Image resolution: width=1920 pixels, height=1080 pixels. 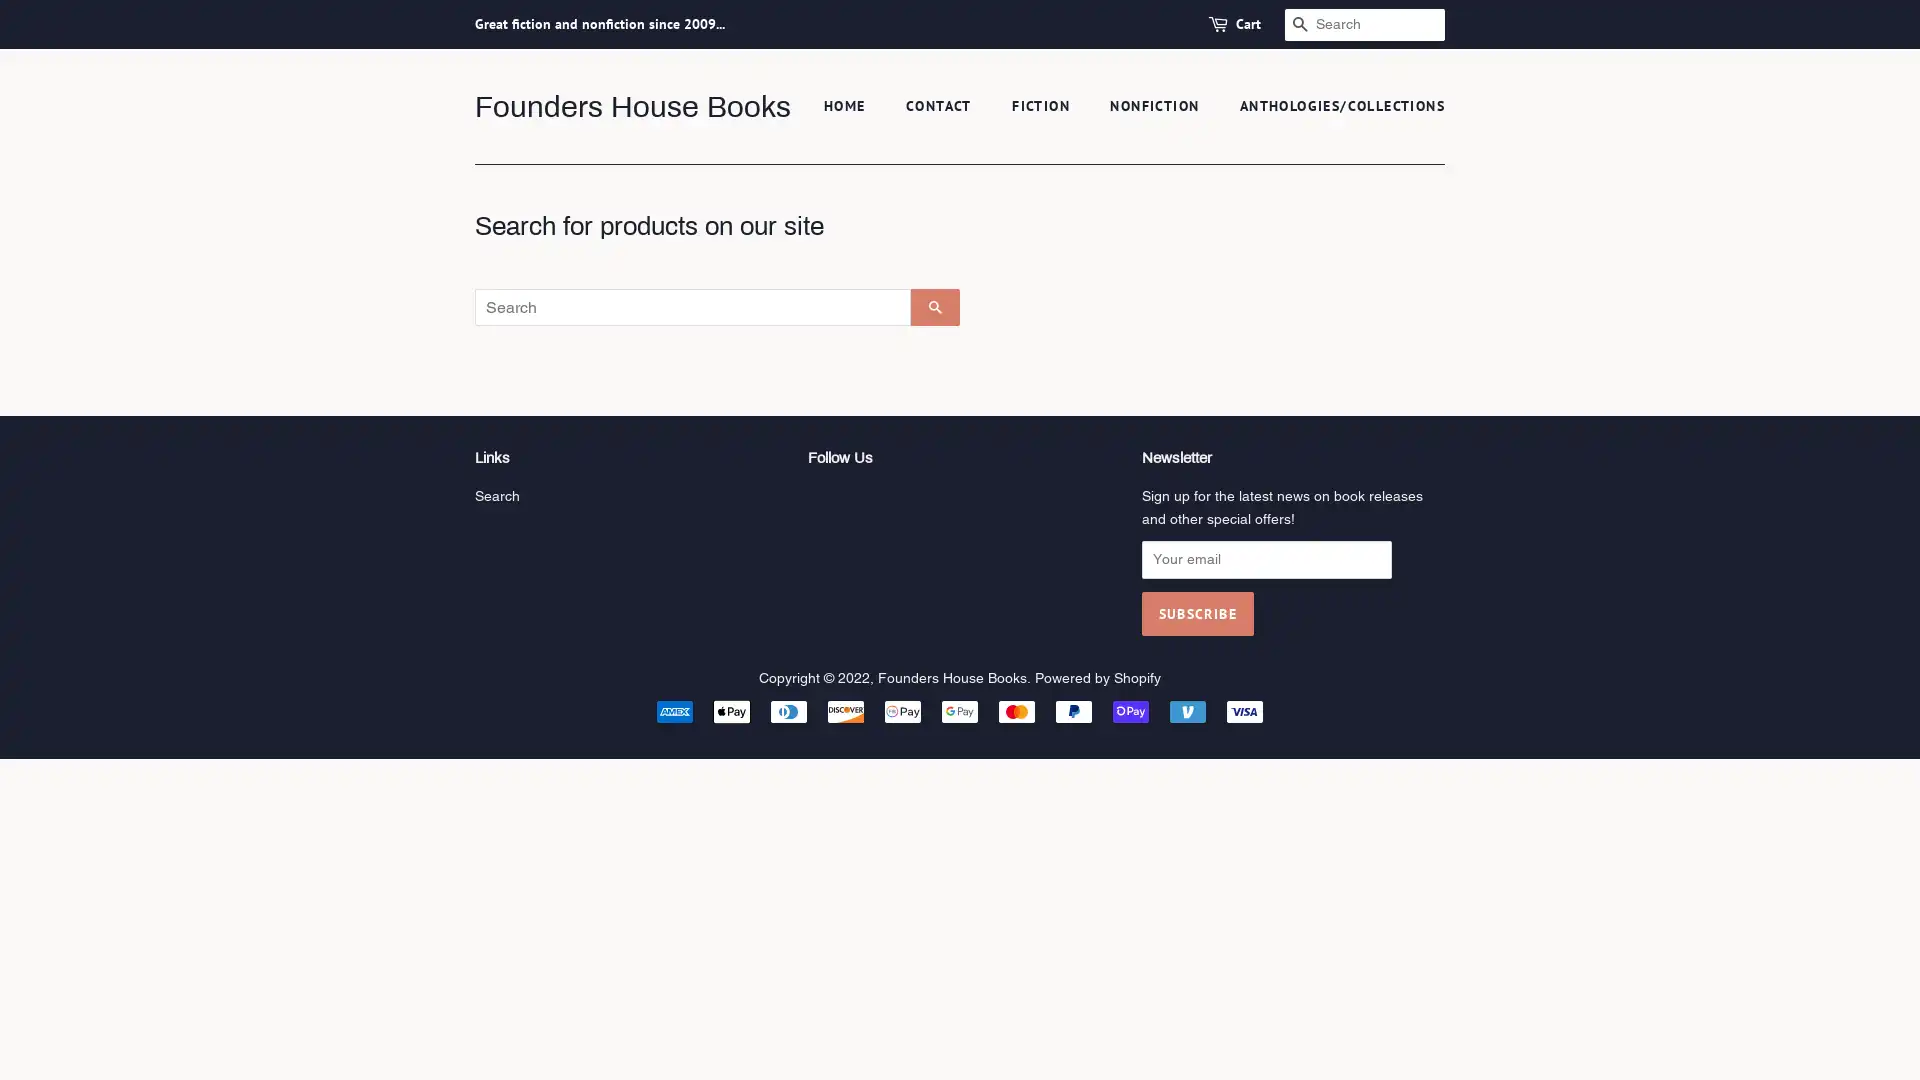 What do you see at coordinates (934, 307) in the screenshot?
I see `SEARCH` at bounding box center [934, 307].